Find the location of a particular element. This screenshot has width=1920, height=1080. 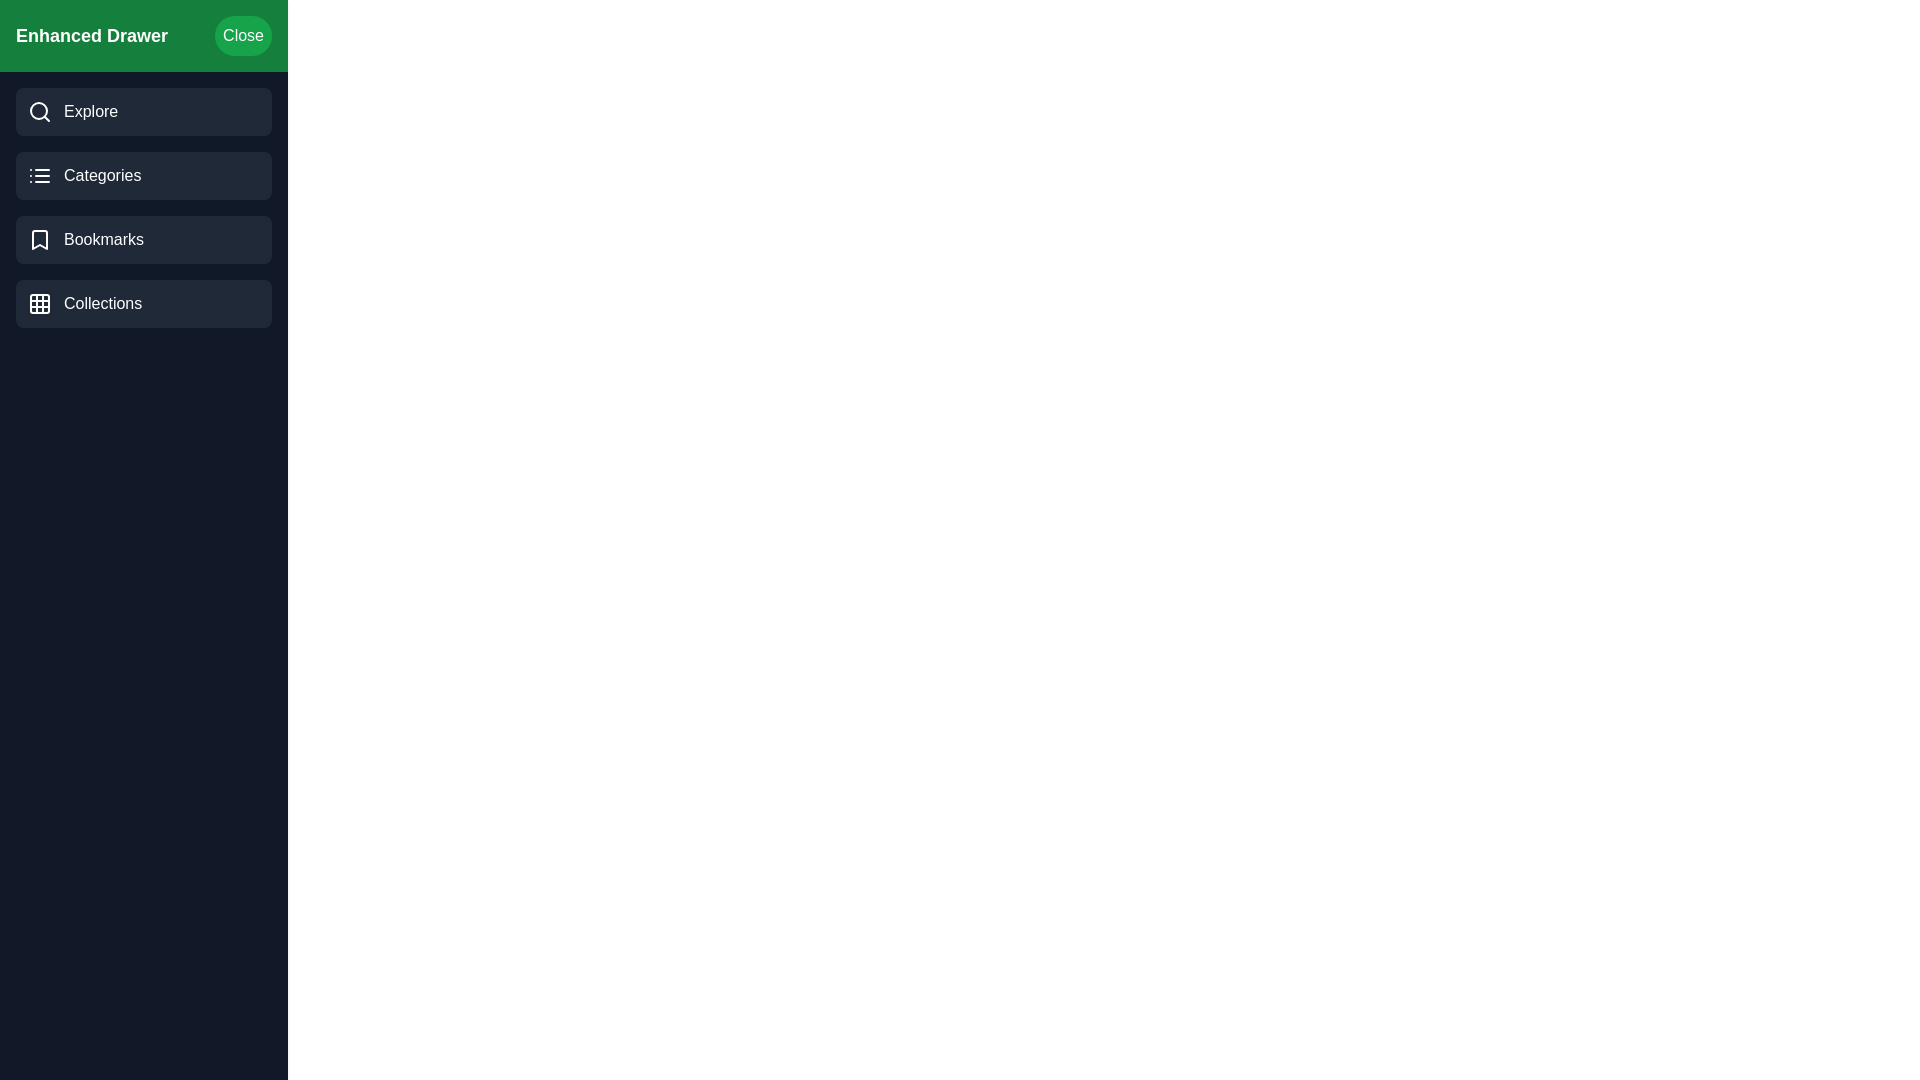

the 'Bookmarks' category to select it is located at coordinates (143, 238).